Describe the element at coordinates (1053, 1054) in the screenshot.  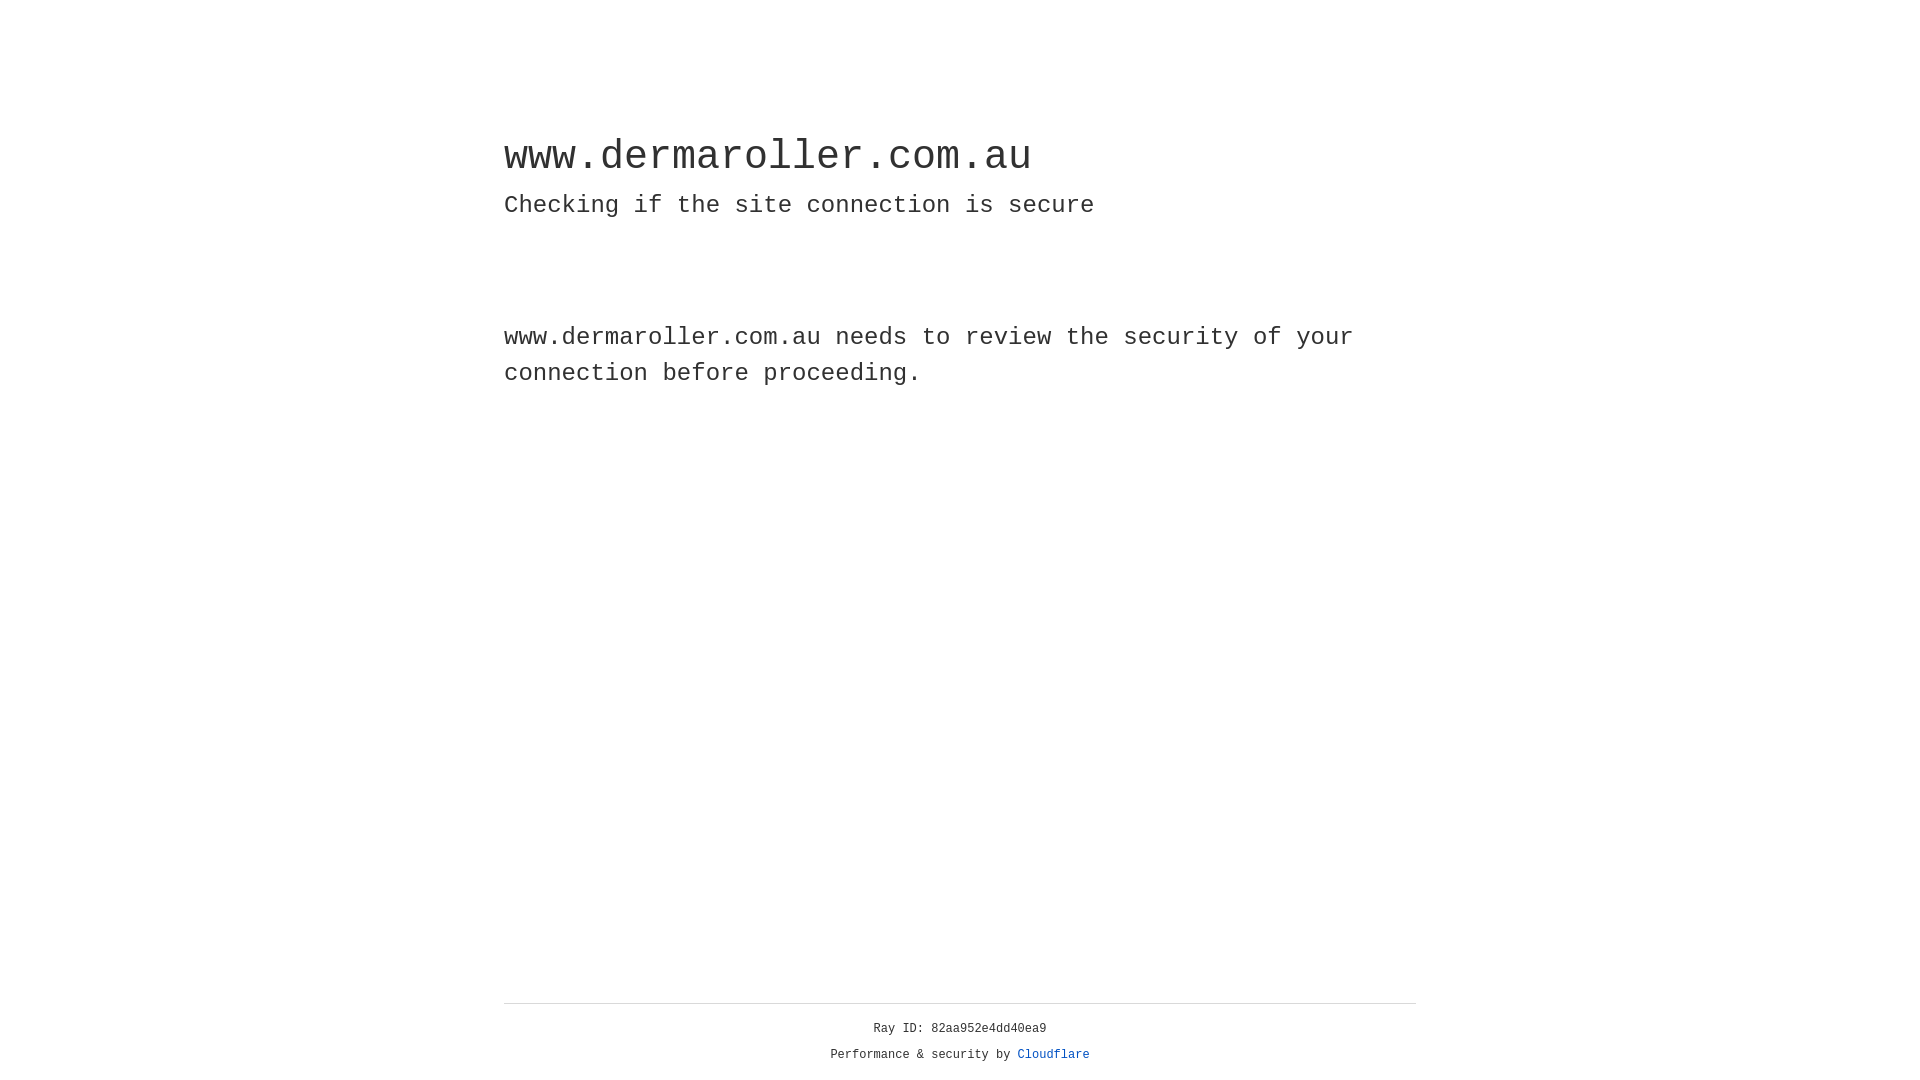
I see `'Cloudflare'` at that location.